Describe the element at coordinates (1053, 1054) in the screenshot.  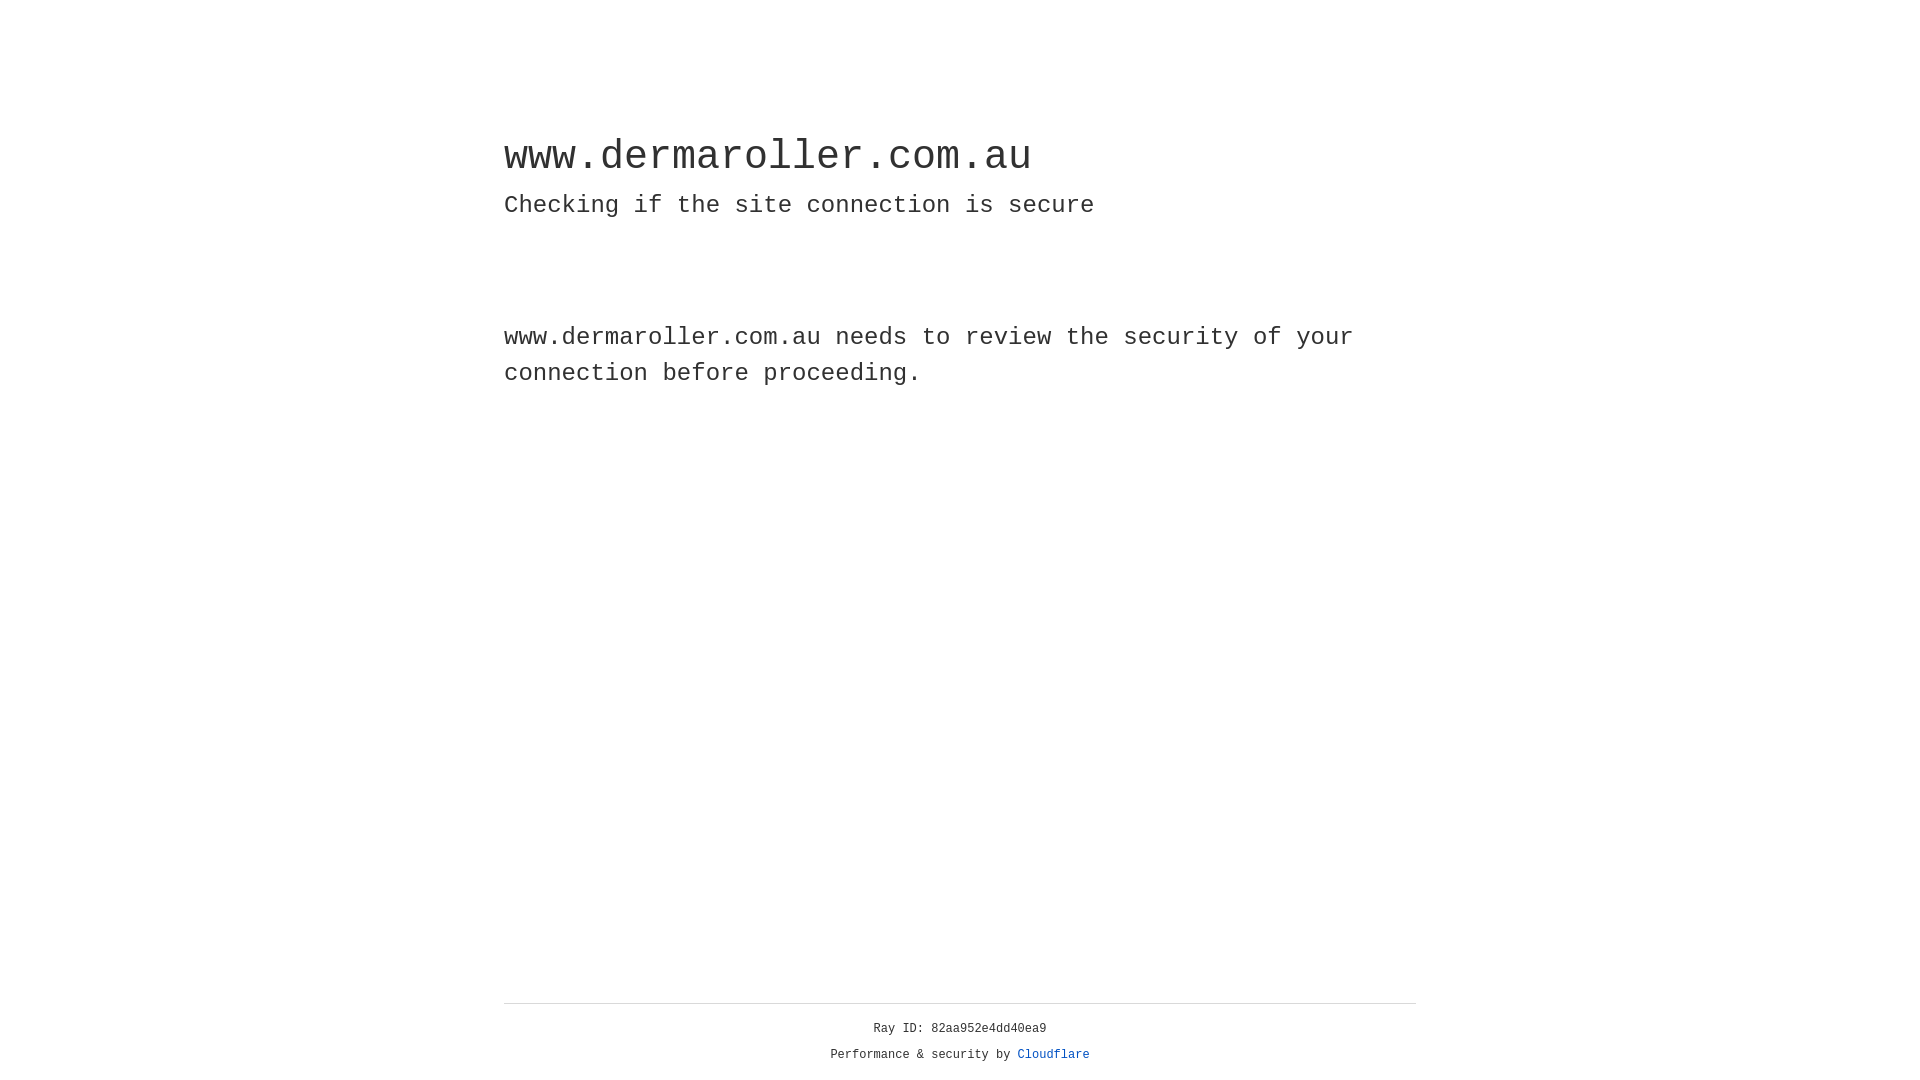
I see `'Cloudflare'` at that location.